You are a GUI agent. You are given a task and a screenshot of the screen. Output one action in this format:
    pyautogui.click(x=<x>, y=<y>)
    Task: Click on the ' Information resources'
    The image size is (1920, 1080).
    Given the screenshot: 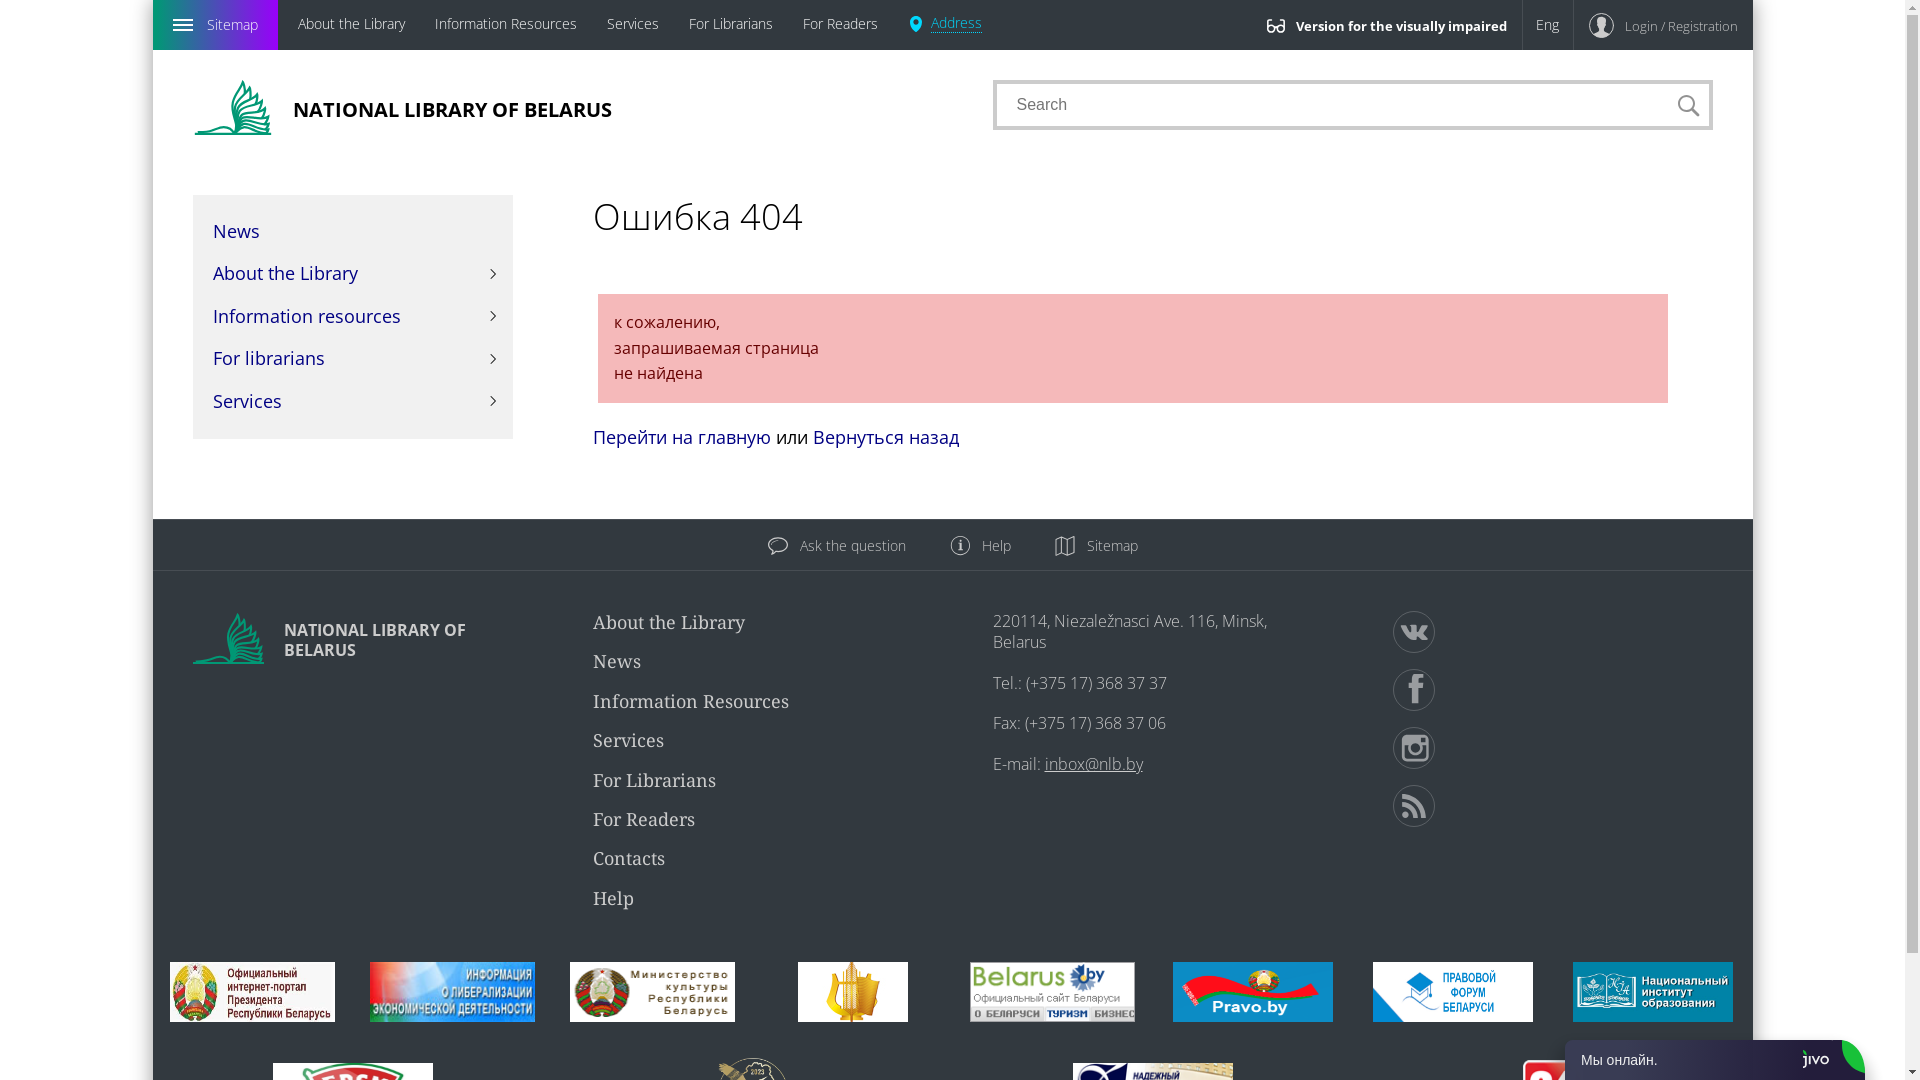 What is the action you would take?
    pyautogui.click(x=351, y=315)
    